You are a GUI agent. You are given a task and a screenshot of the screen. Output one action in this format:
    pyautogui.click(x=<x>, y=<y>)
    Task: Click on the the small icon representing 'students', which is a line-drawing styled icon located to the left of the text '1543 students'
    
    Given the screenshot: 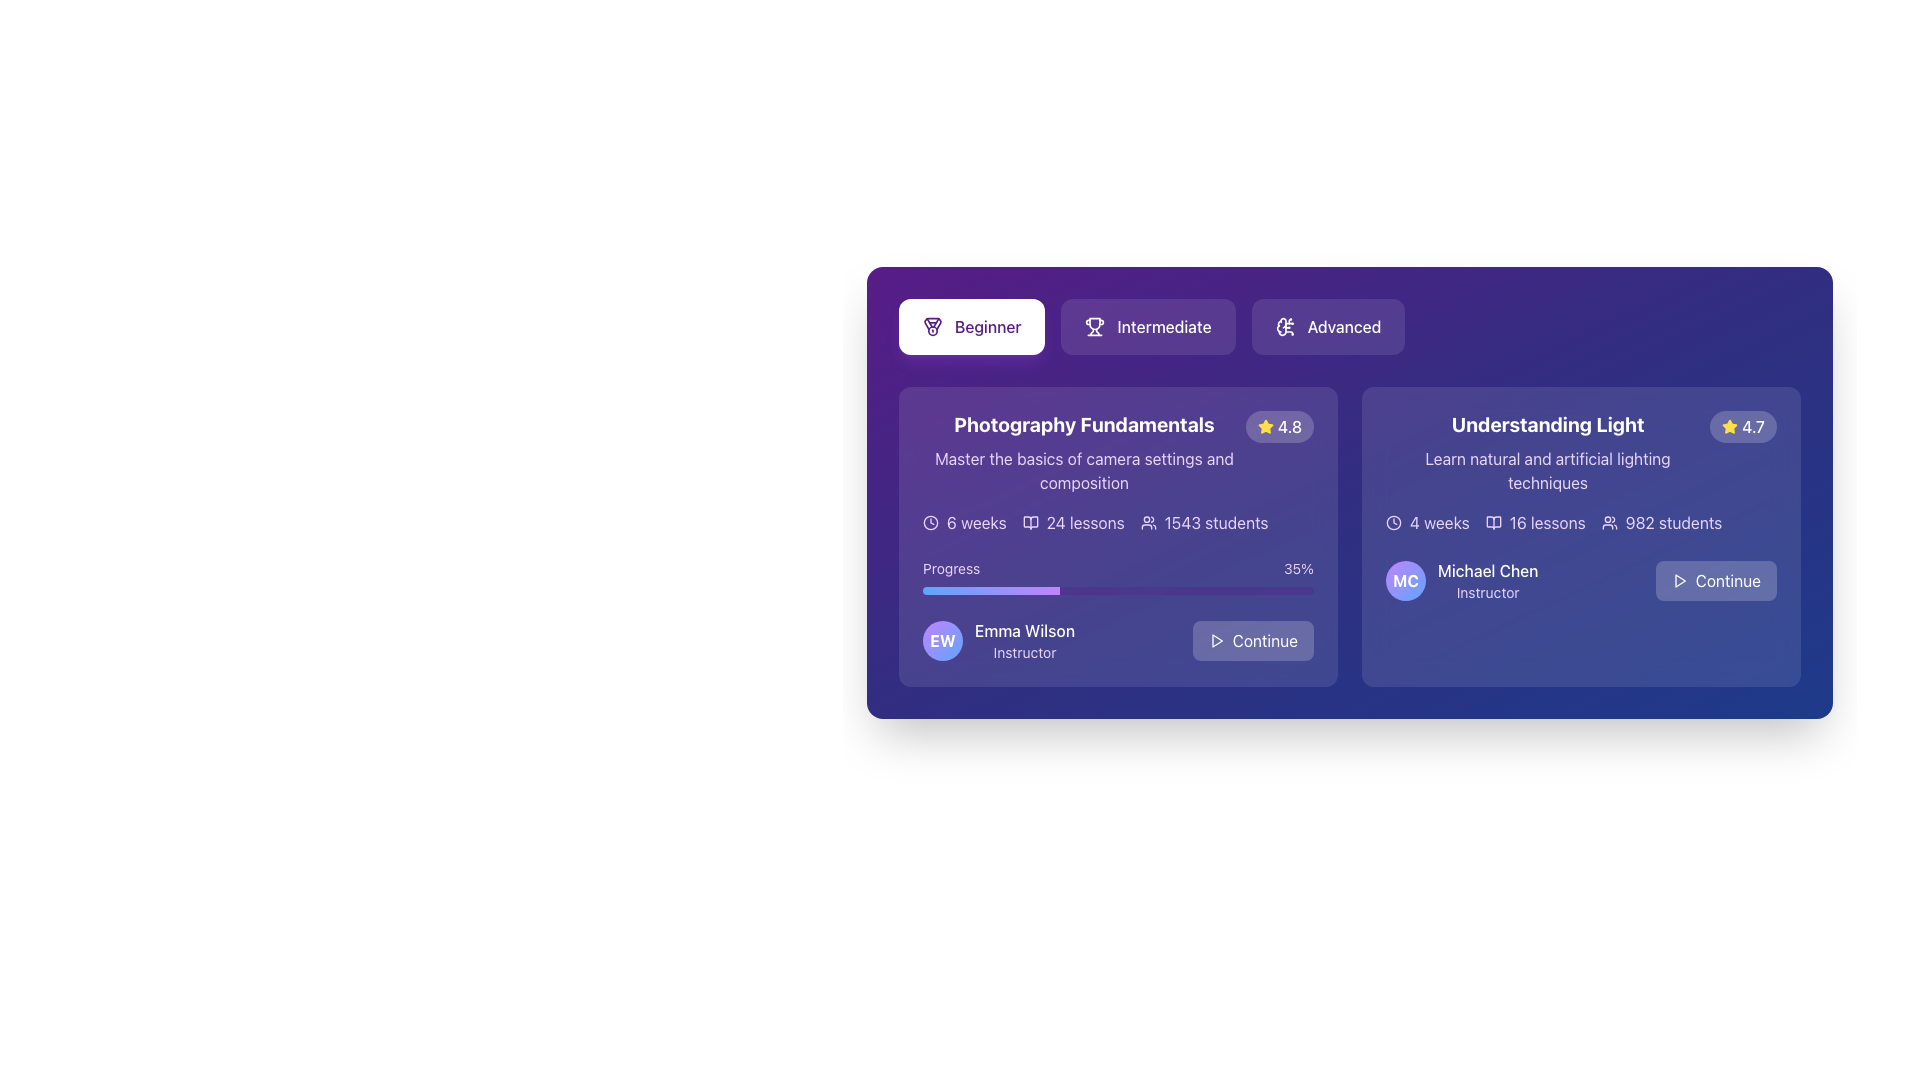 What is the action you would take?
    pyautogui.click(x=1148, y=522)
    